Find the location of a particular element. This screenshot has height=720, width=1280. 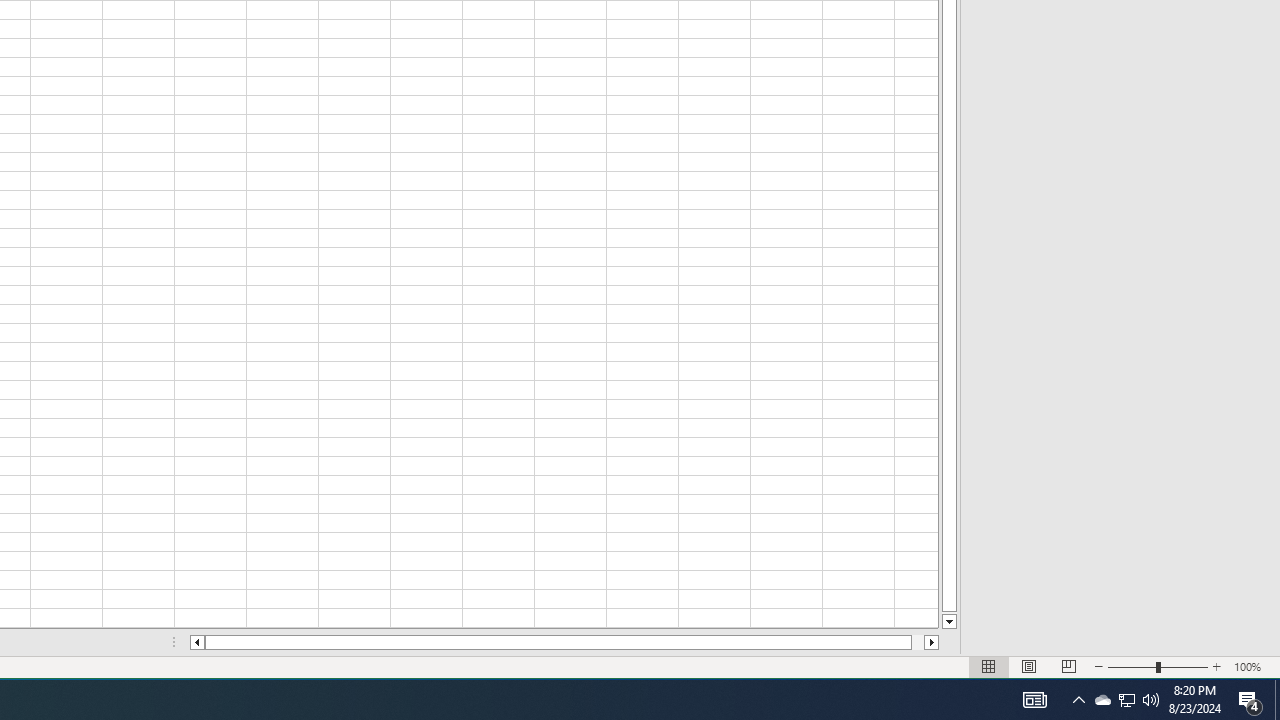

'User Promoted Notification Area' is located at coordinates (1127, 698).